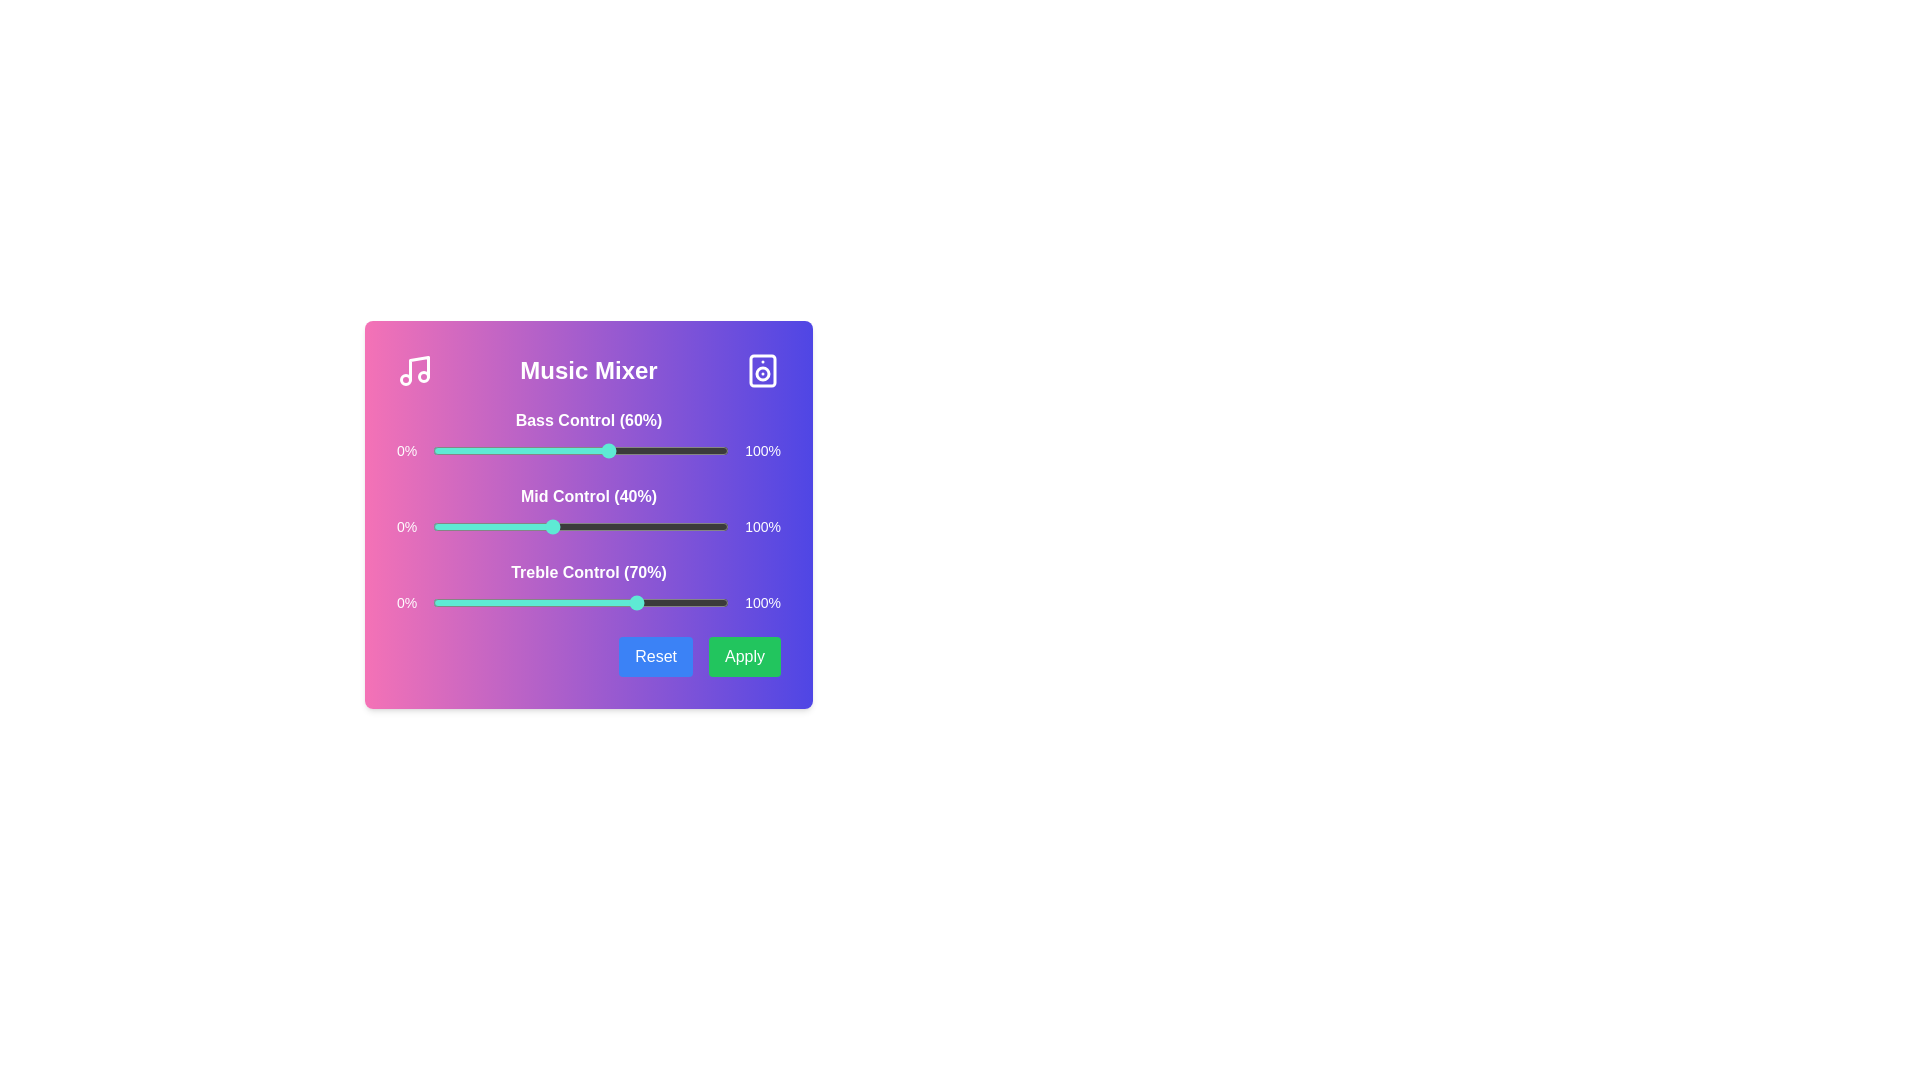 The image size is (1920, 1080). I want to click on the bass control slider to 59%, so click(606, 451).